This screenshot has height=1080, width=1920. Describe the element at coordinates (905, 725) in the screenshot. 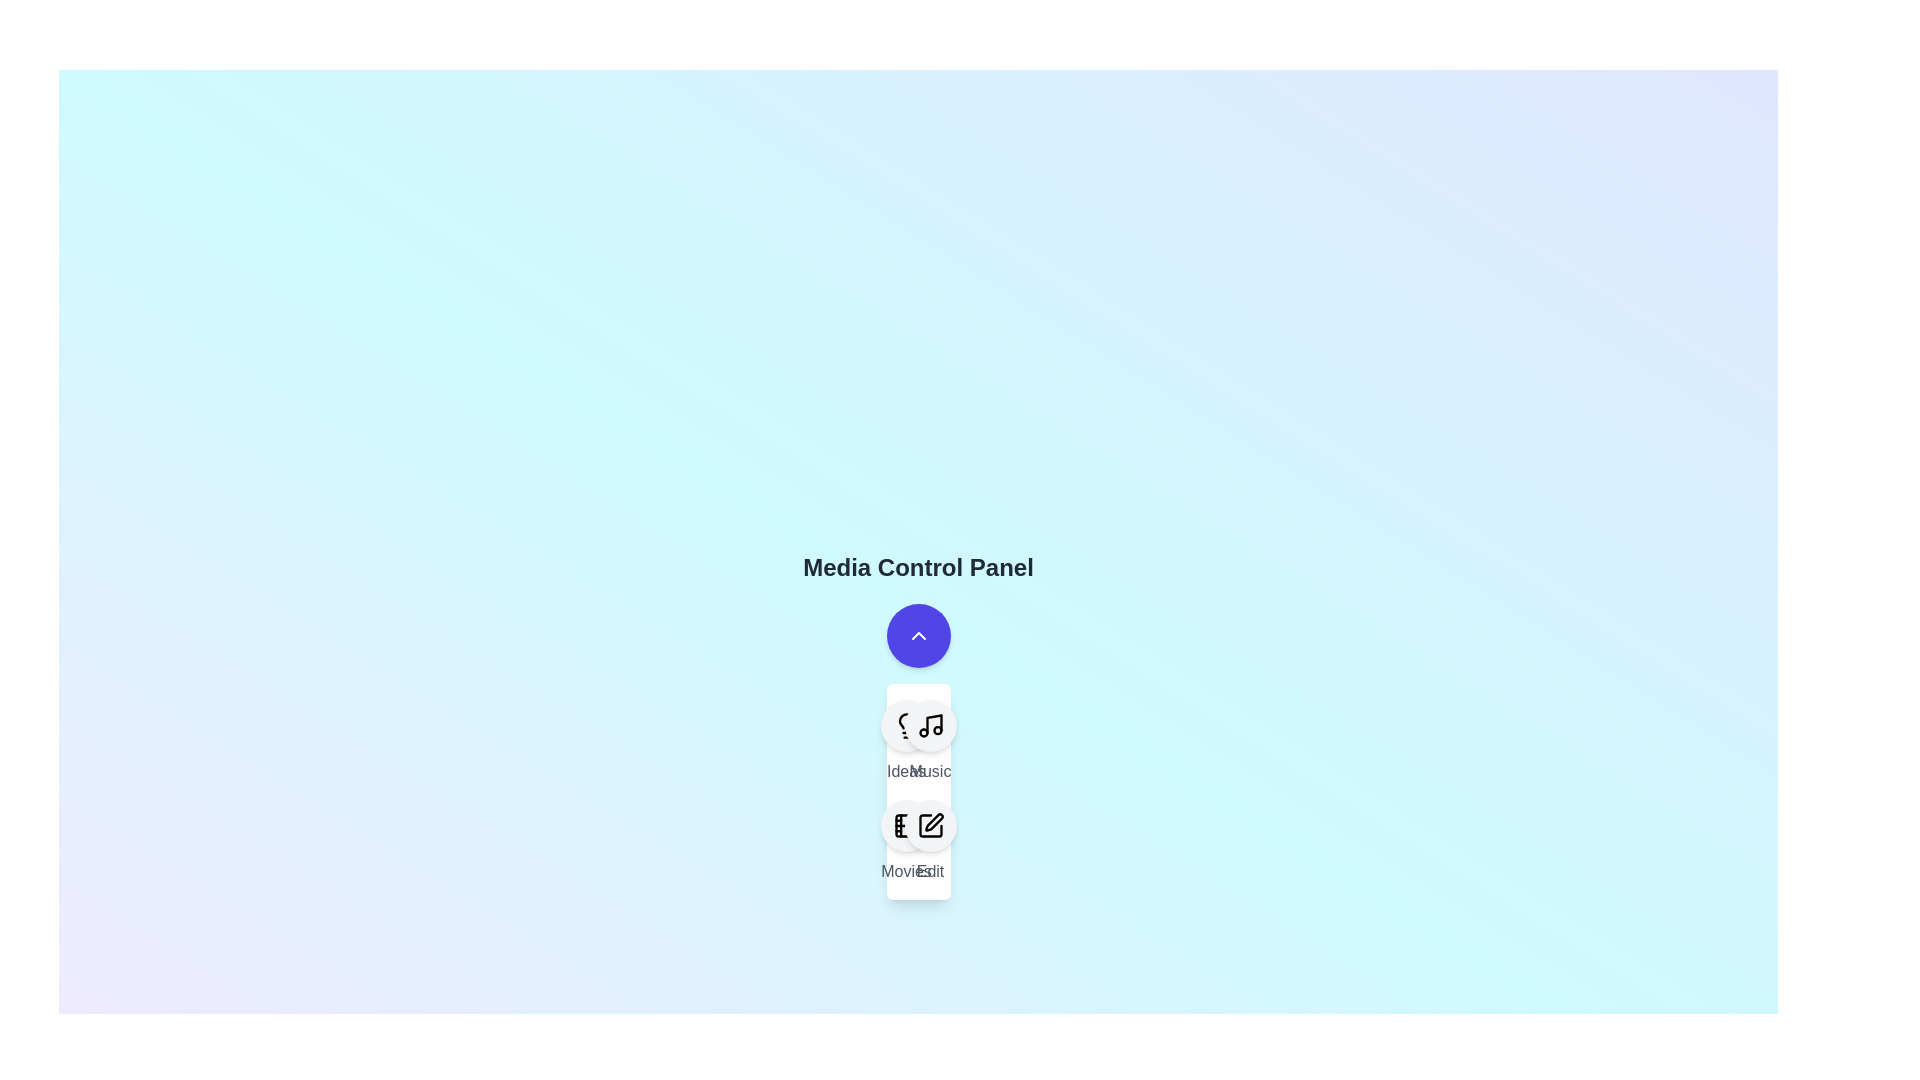

I see `the Ideas option in the menu` at that location.